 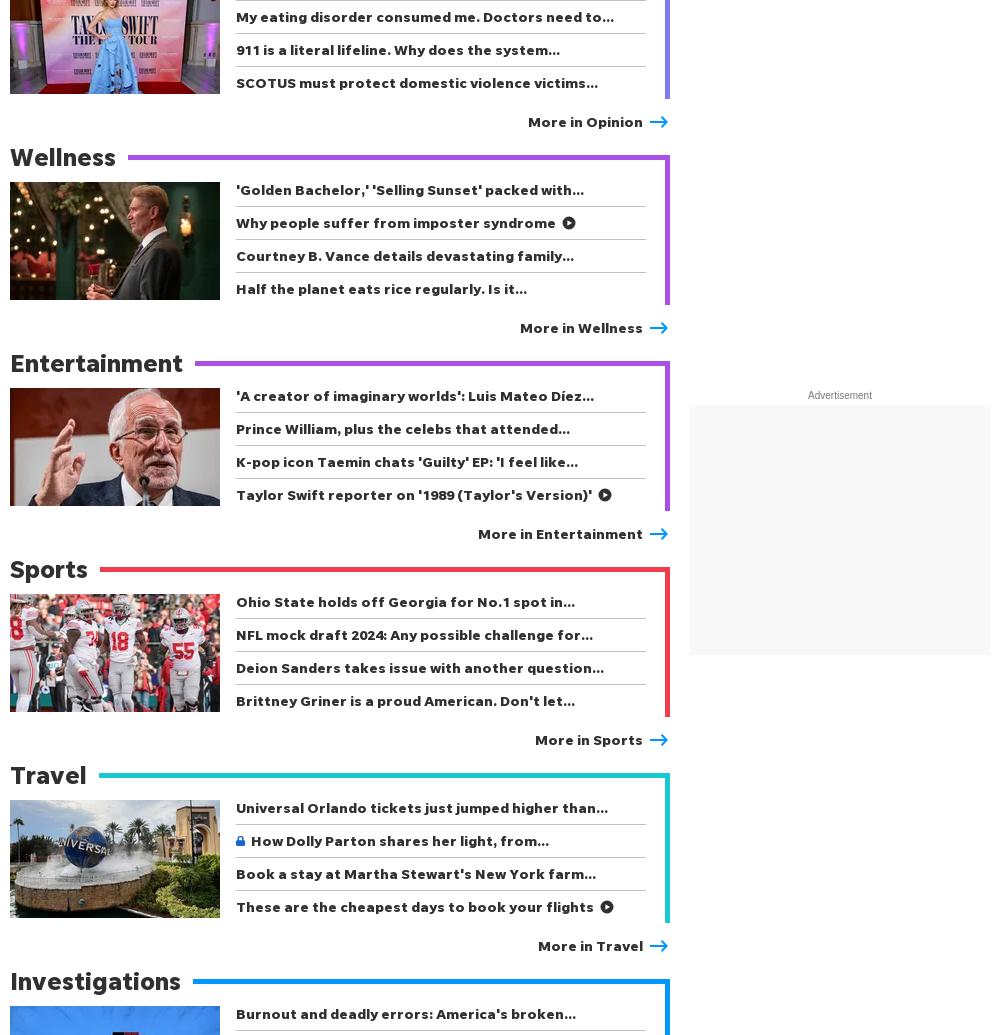 I want to click on 'Ohio State holds off Georgia for No.1 spot in…', so click(x=405, y=600).